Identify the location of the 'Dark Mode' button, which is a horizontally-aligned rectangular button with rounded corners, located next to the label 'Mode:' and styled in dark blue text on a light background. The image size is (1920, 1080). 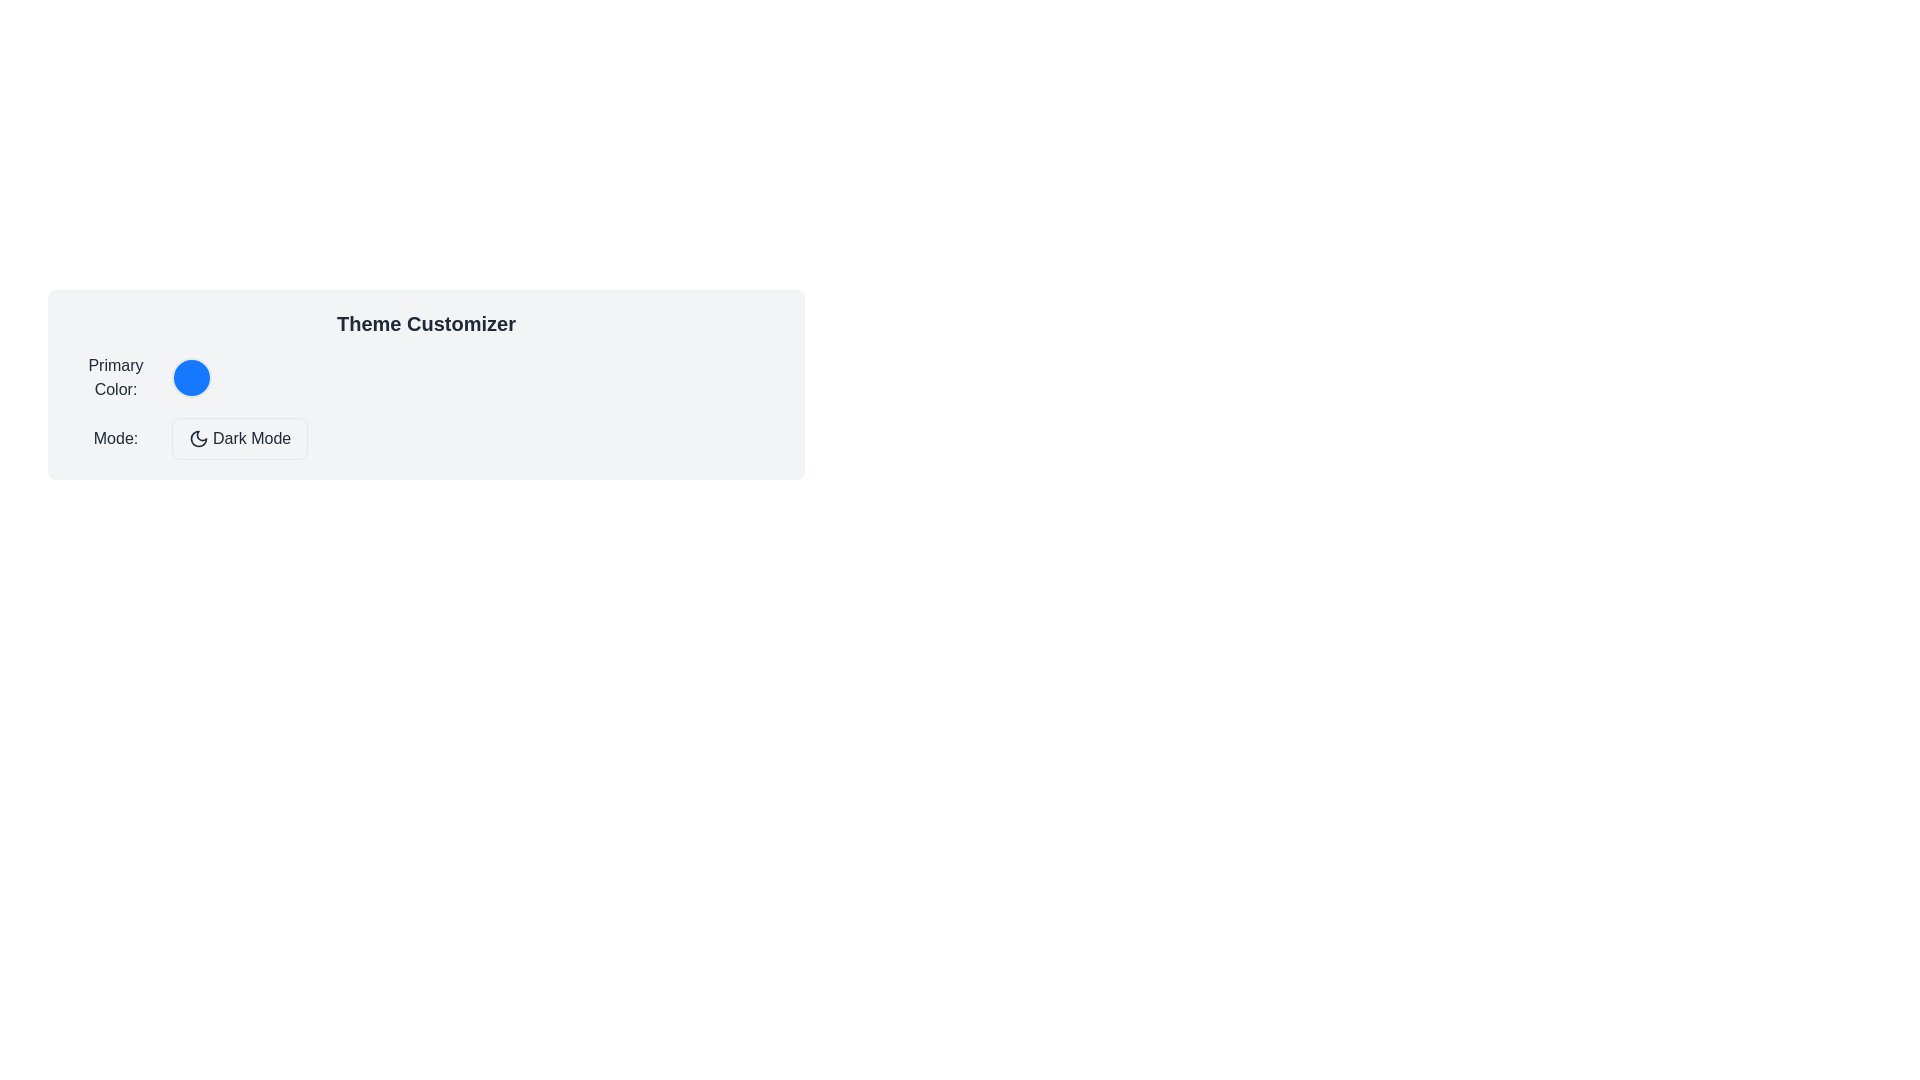
(240, 438).